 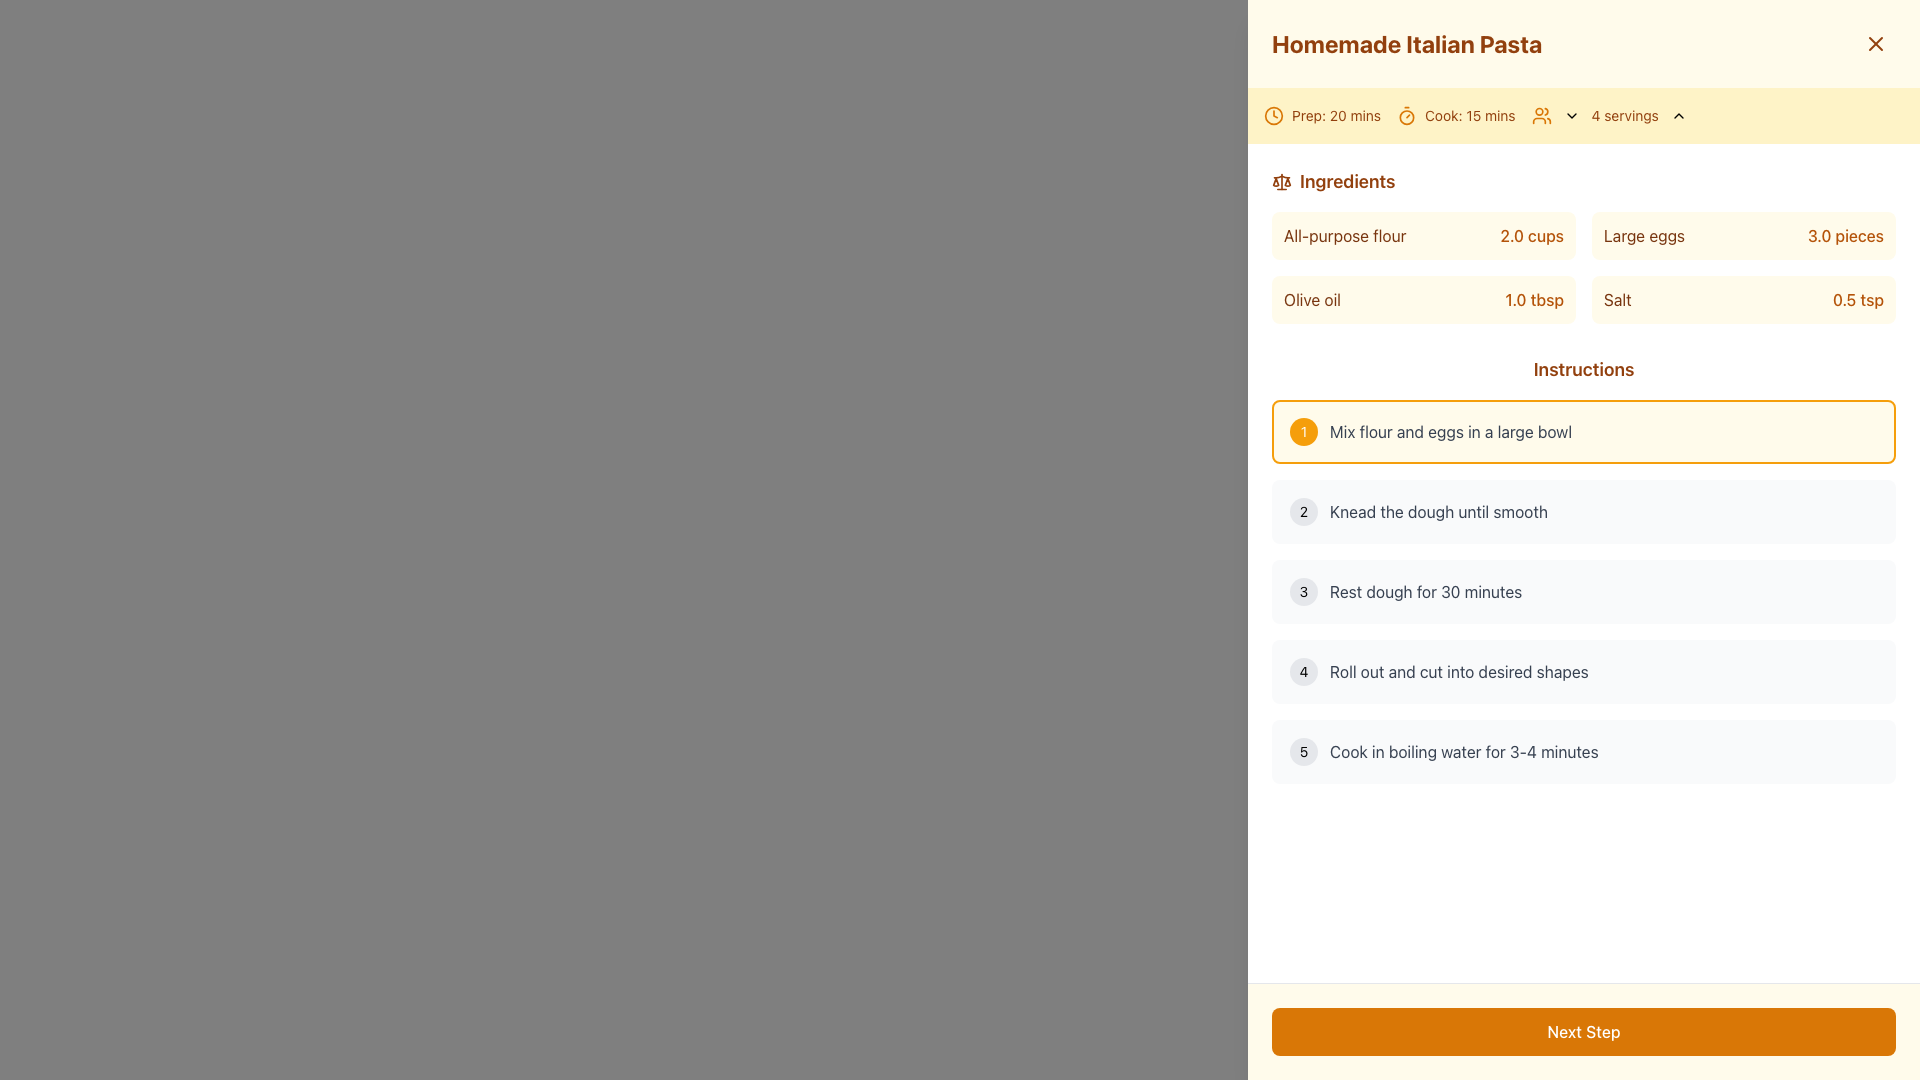 I want to click on static text that says 'Mix flour and eggs in a large bowl', which is the first instruction in the list under the 'Instructions' heading, so click(x=1451, y=431).